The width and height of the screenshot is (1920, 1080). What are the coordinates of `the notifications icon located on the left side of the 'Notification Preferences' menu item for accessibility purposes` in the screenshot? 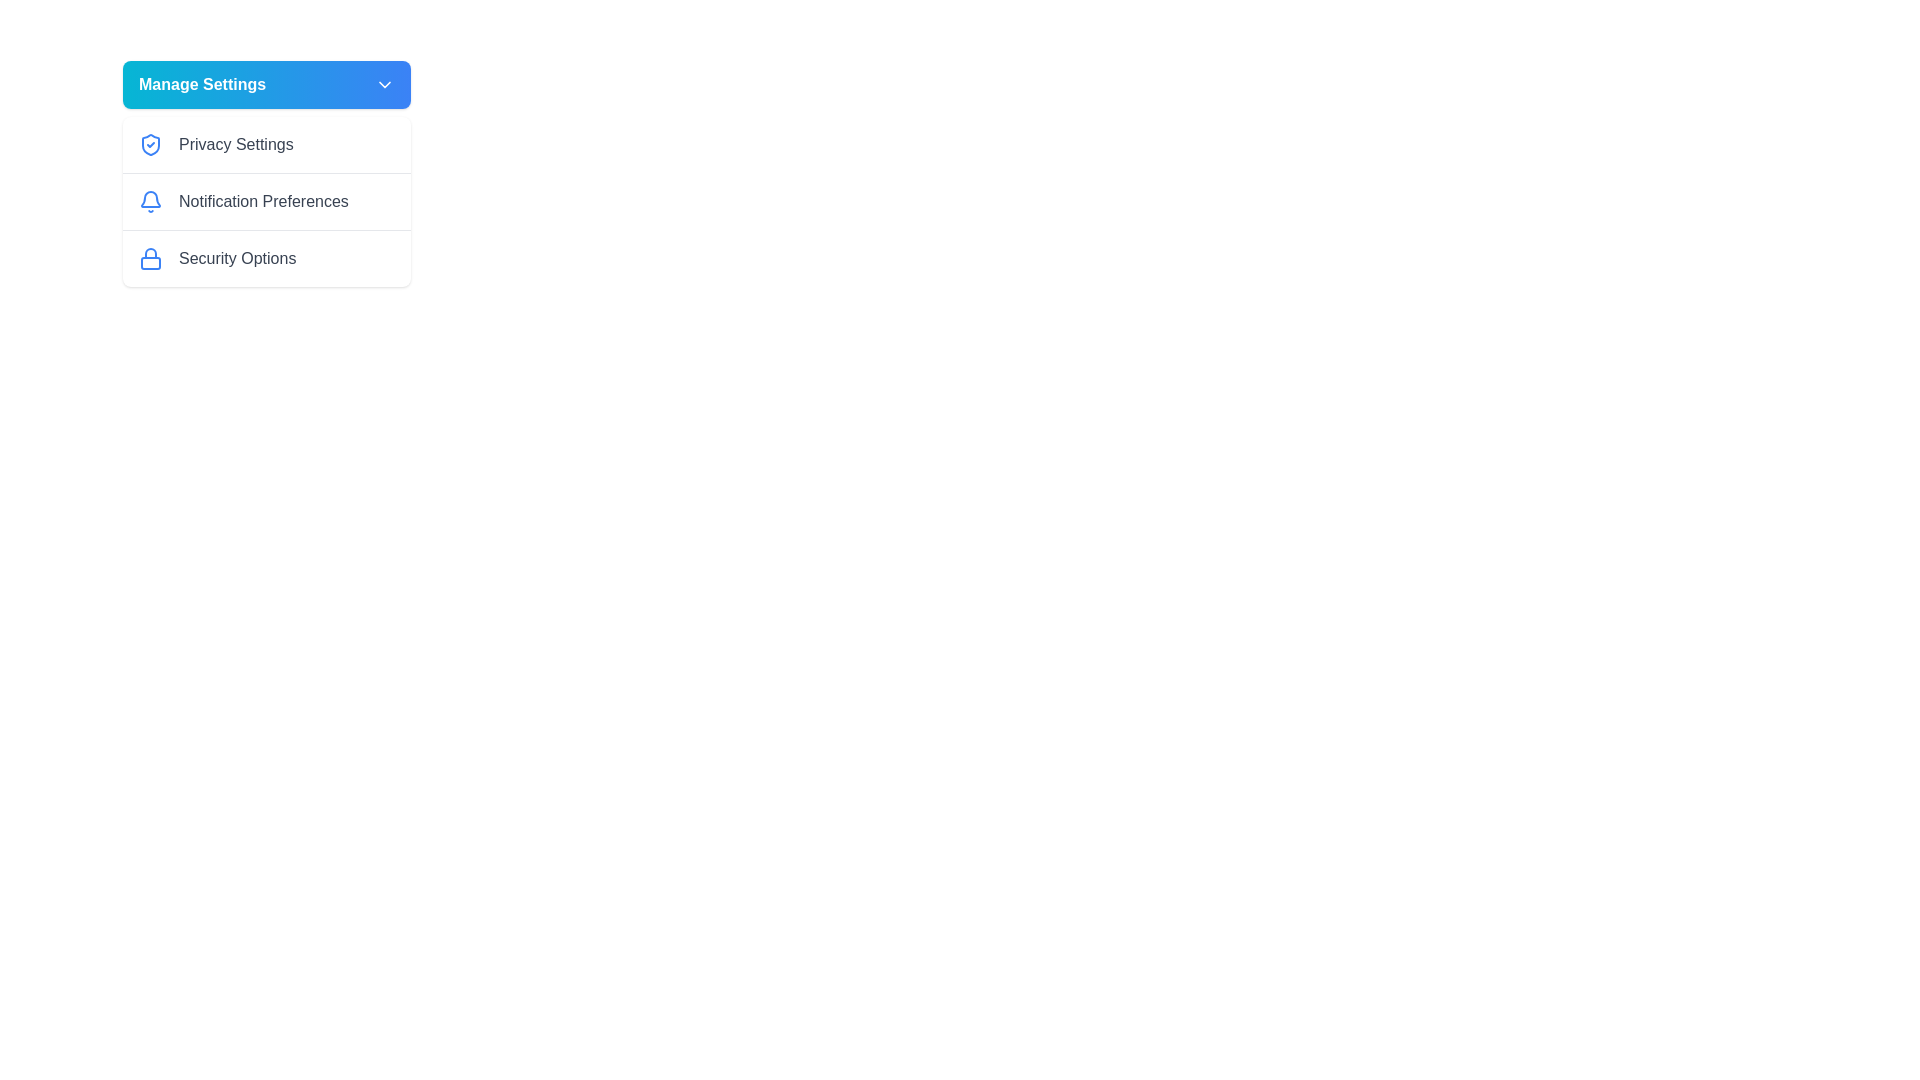 It's located at (149, 201).